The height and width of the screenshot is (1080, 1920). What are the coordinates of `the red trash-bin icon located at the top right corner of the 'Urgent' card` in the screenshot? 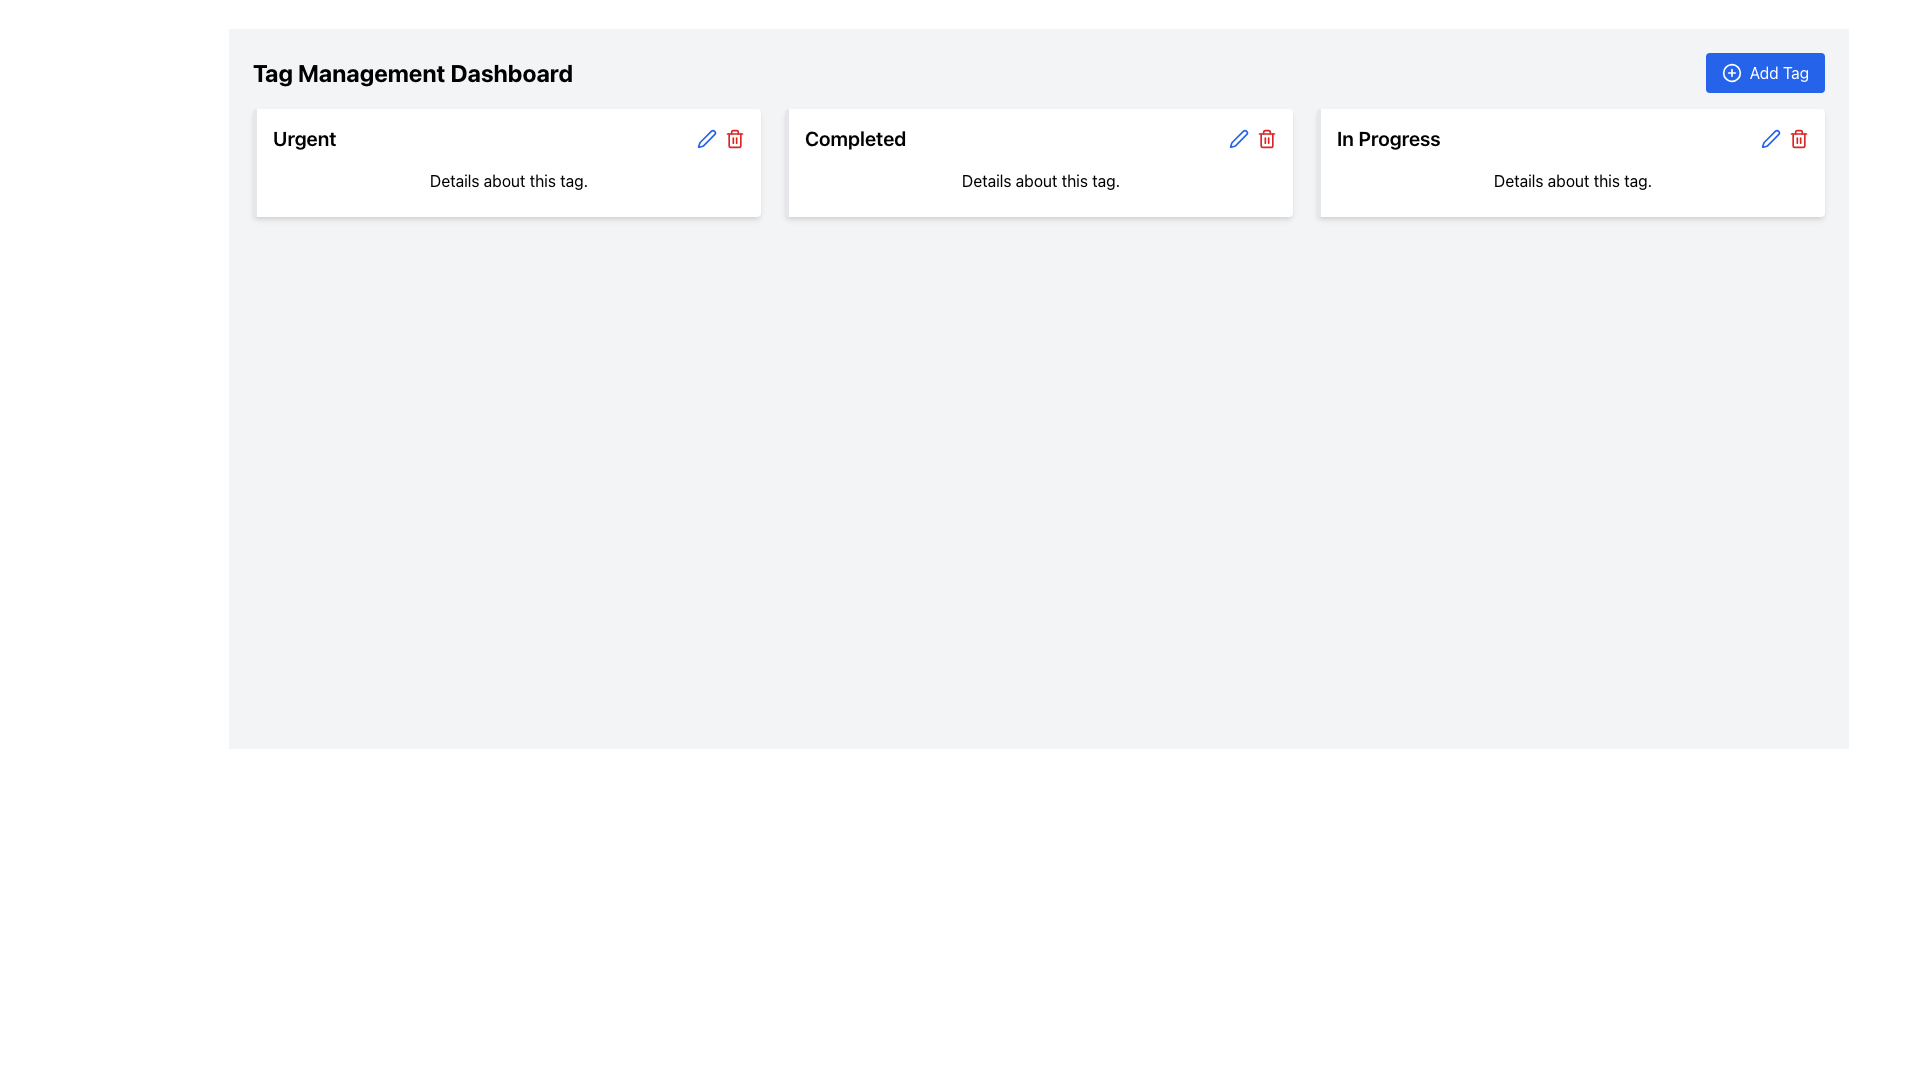 It's located at (733, 137).